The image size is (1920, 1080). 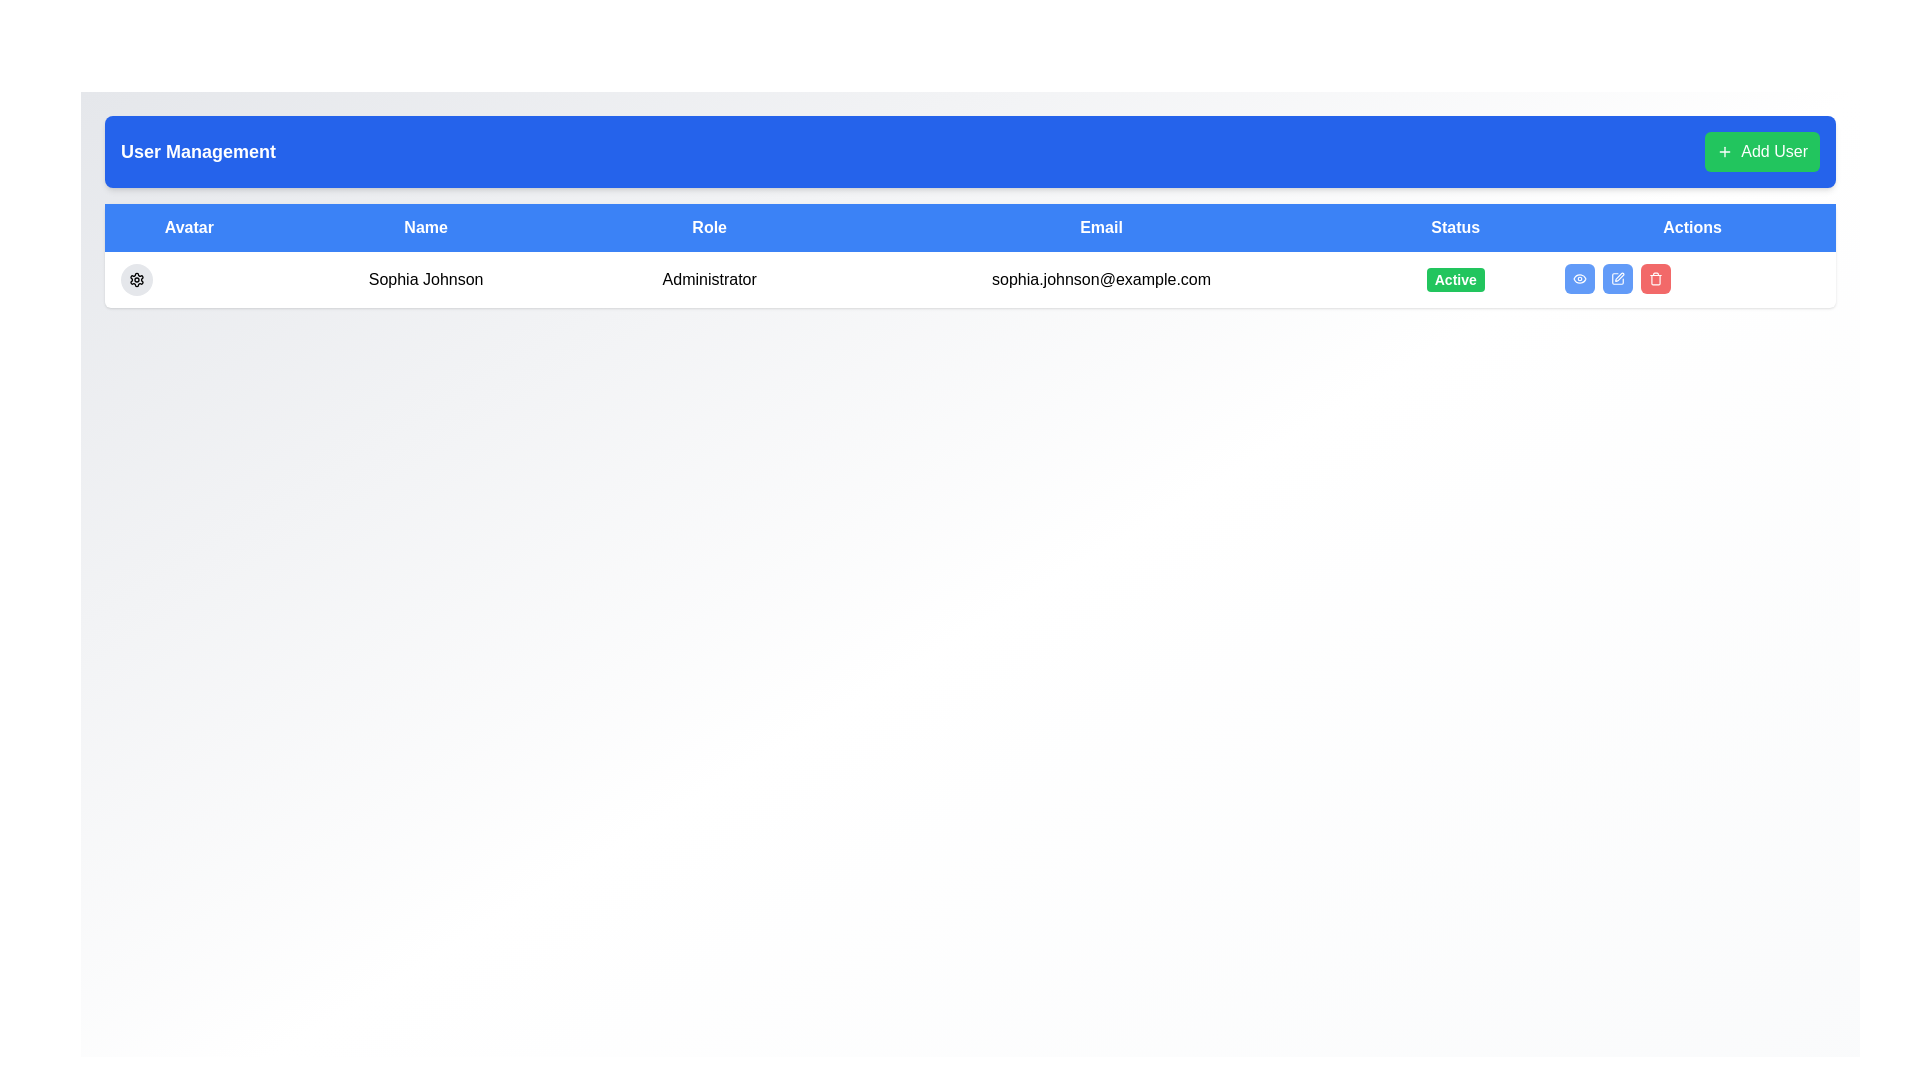 What do you see at coordinates (1100, 280) in the screenshot?
I see `the email address 'sophia.johnson@example.com' located in the Email column for 'Sophia Johnson', 'Administrator'` at bounding box center [1100, 280].